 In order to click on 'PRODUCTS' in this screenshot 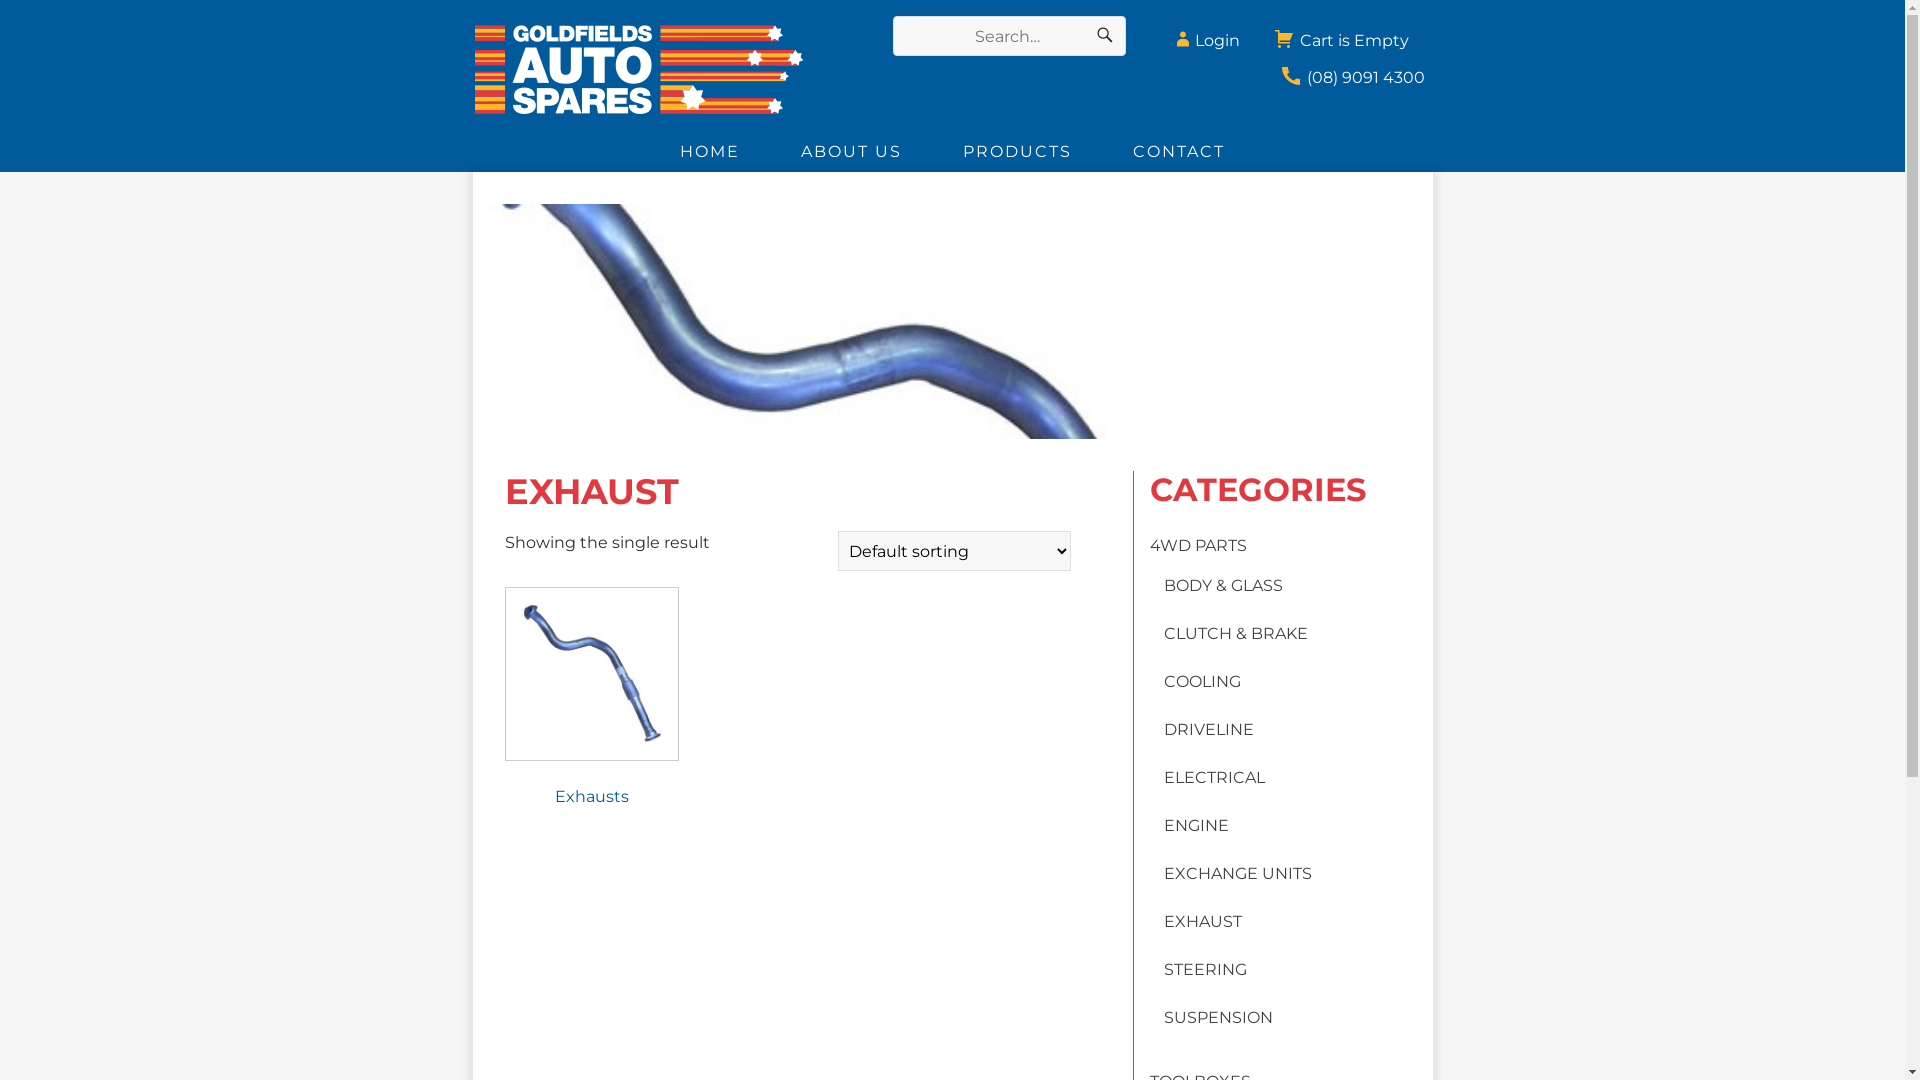, I will do `click(1017, 150)`.